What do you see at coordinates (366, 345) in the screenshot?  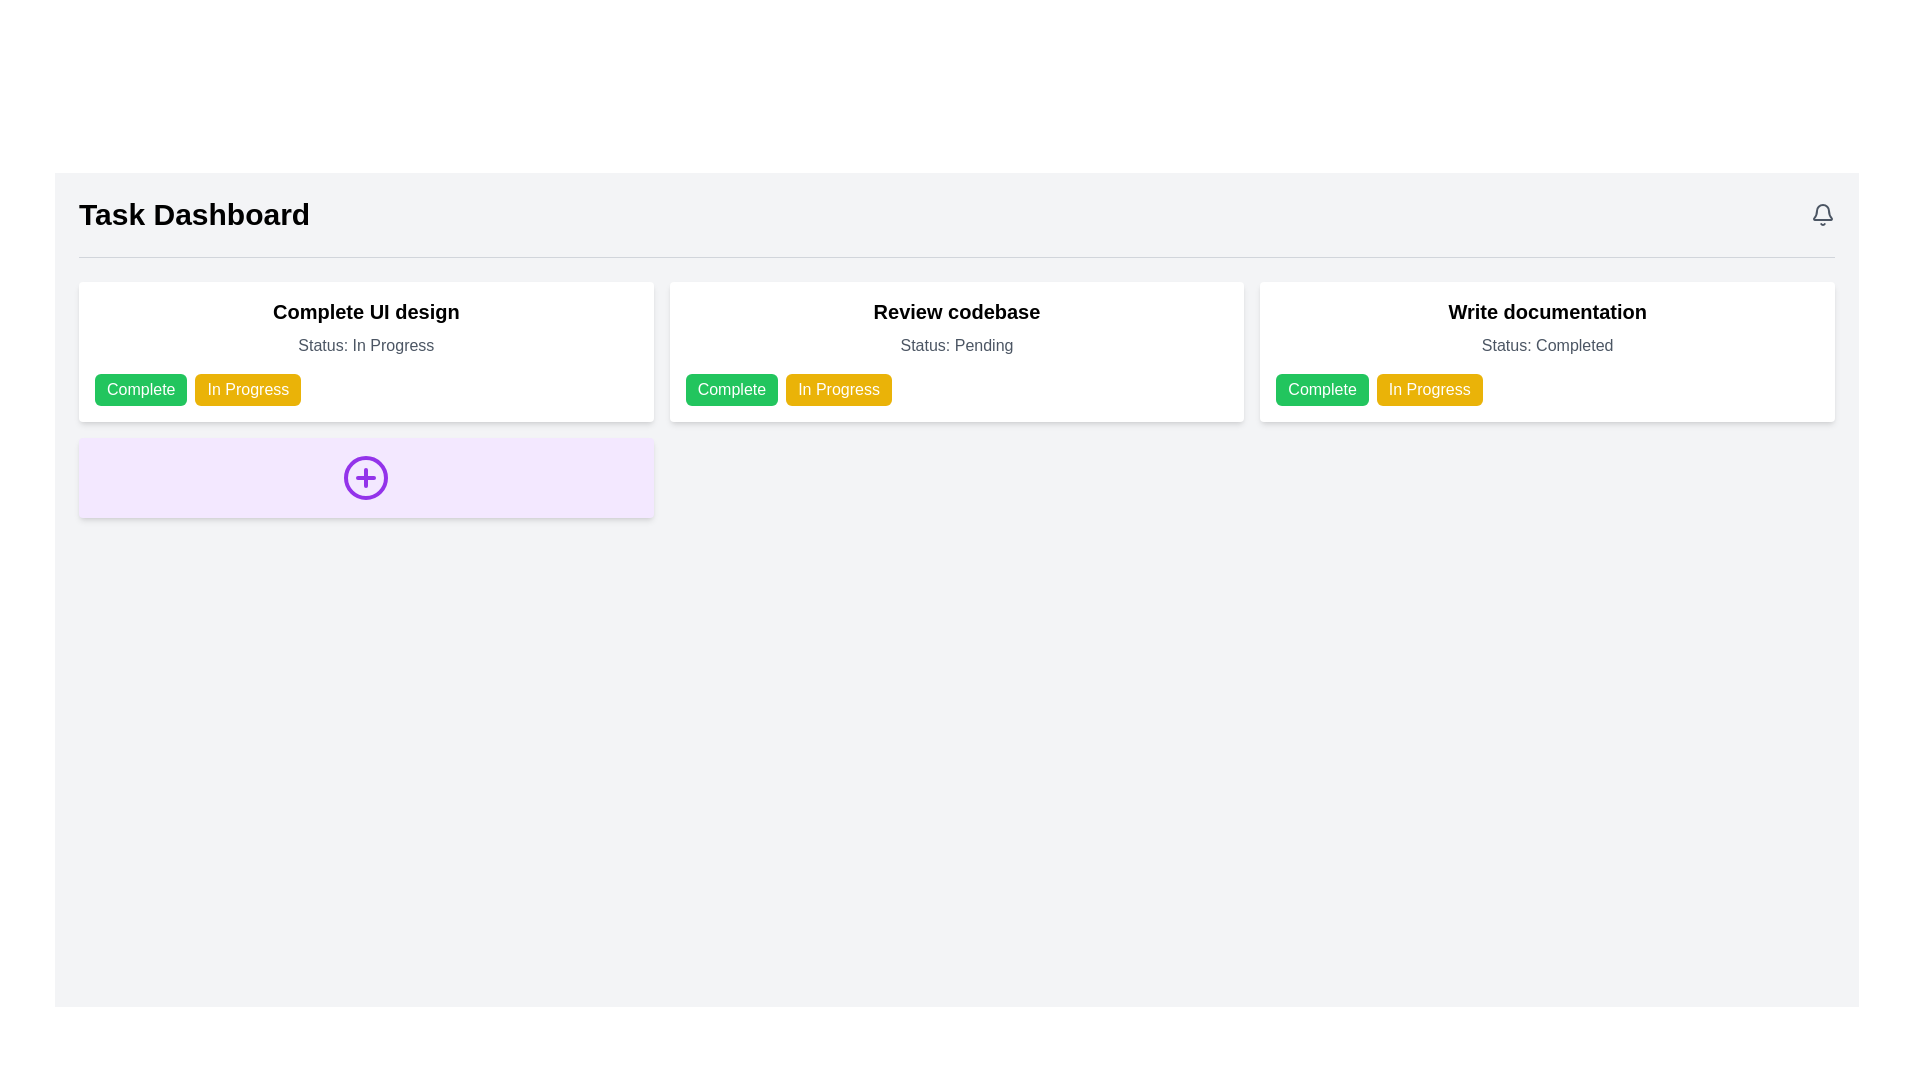 I see `the static text displaying the current status of the task labeled 'Complete UI design', which is located in the center-left card of the dashboard, positioned below the heading and above the buttons` at bounding box center [366, 345].